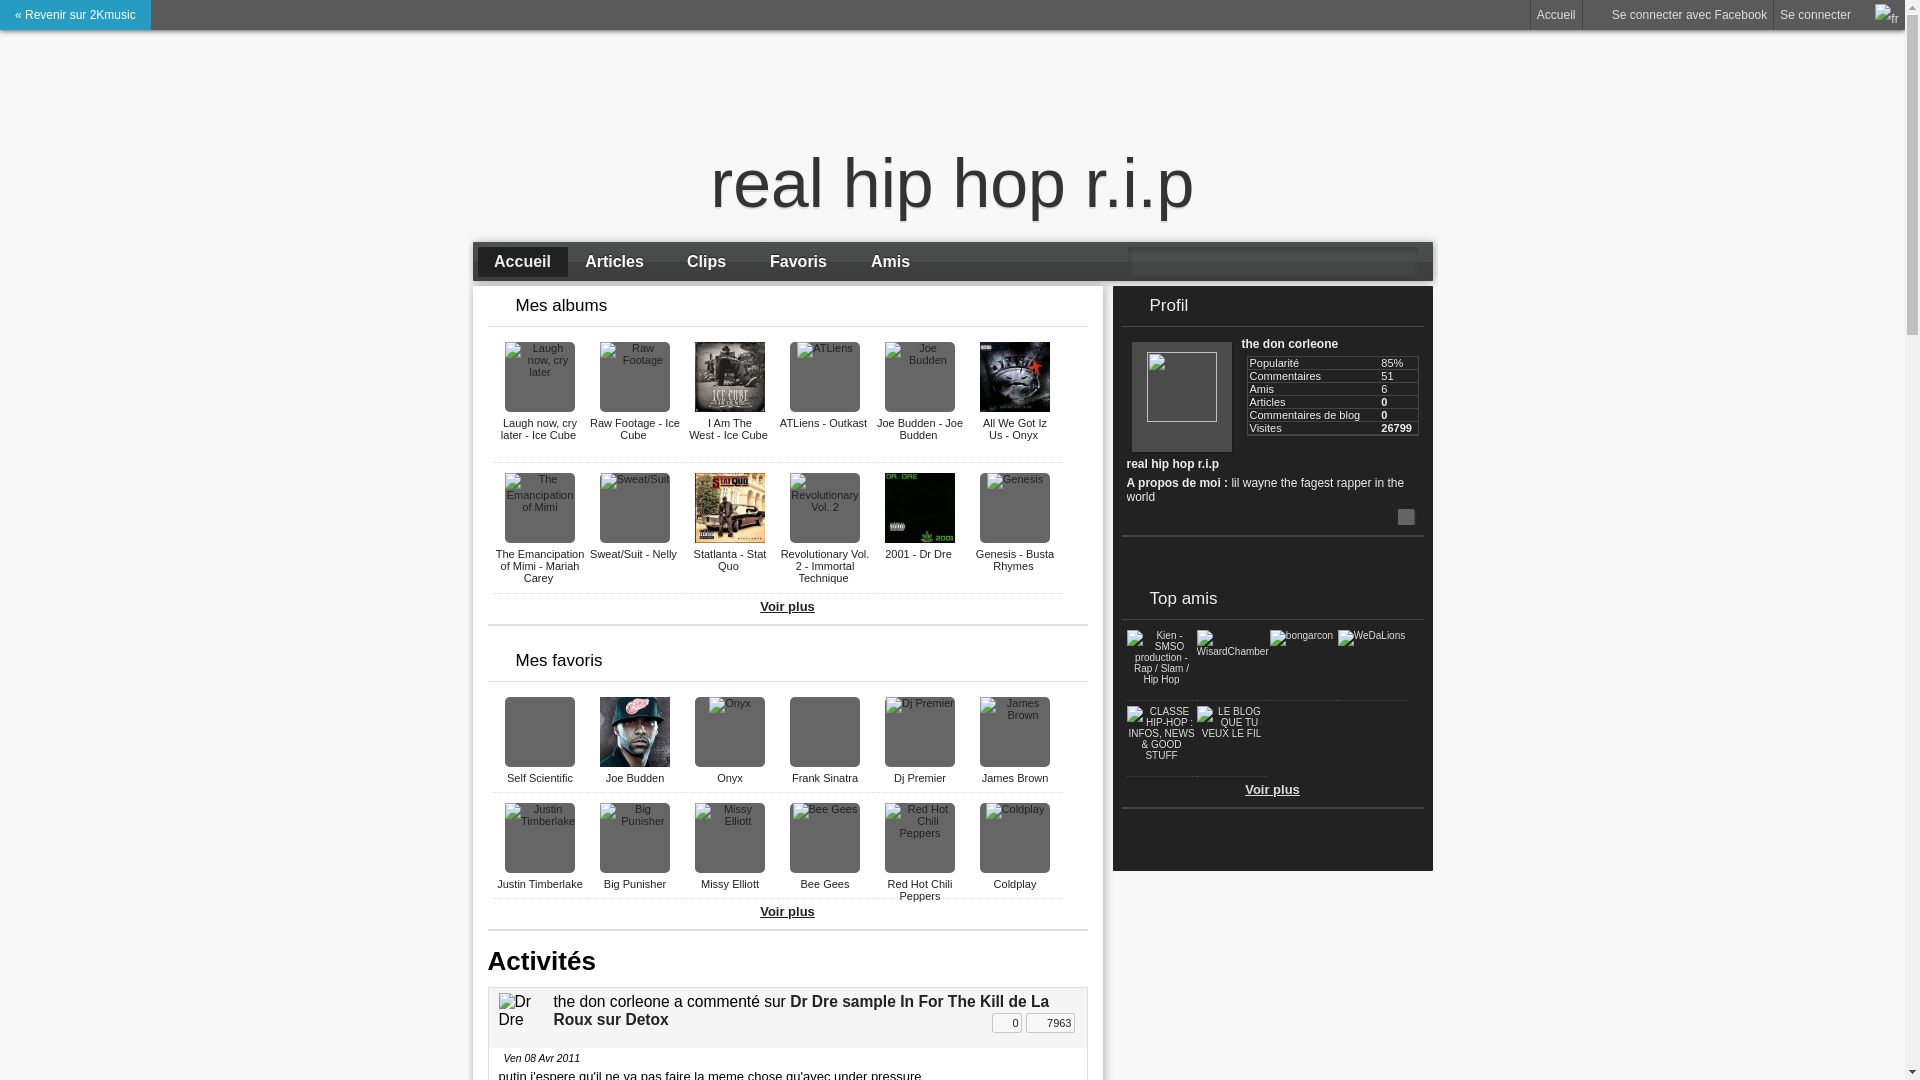 This screenshot has height=1080, width=1920. Describe the element at coordinates (1371, 635) in the screenshot. I see `'WeDaLions'` at that location.